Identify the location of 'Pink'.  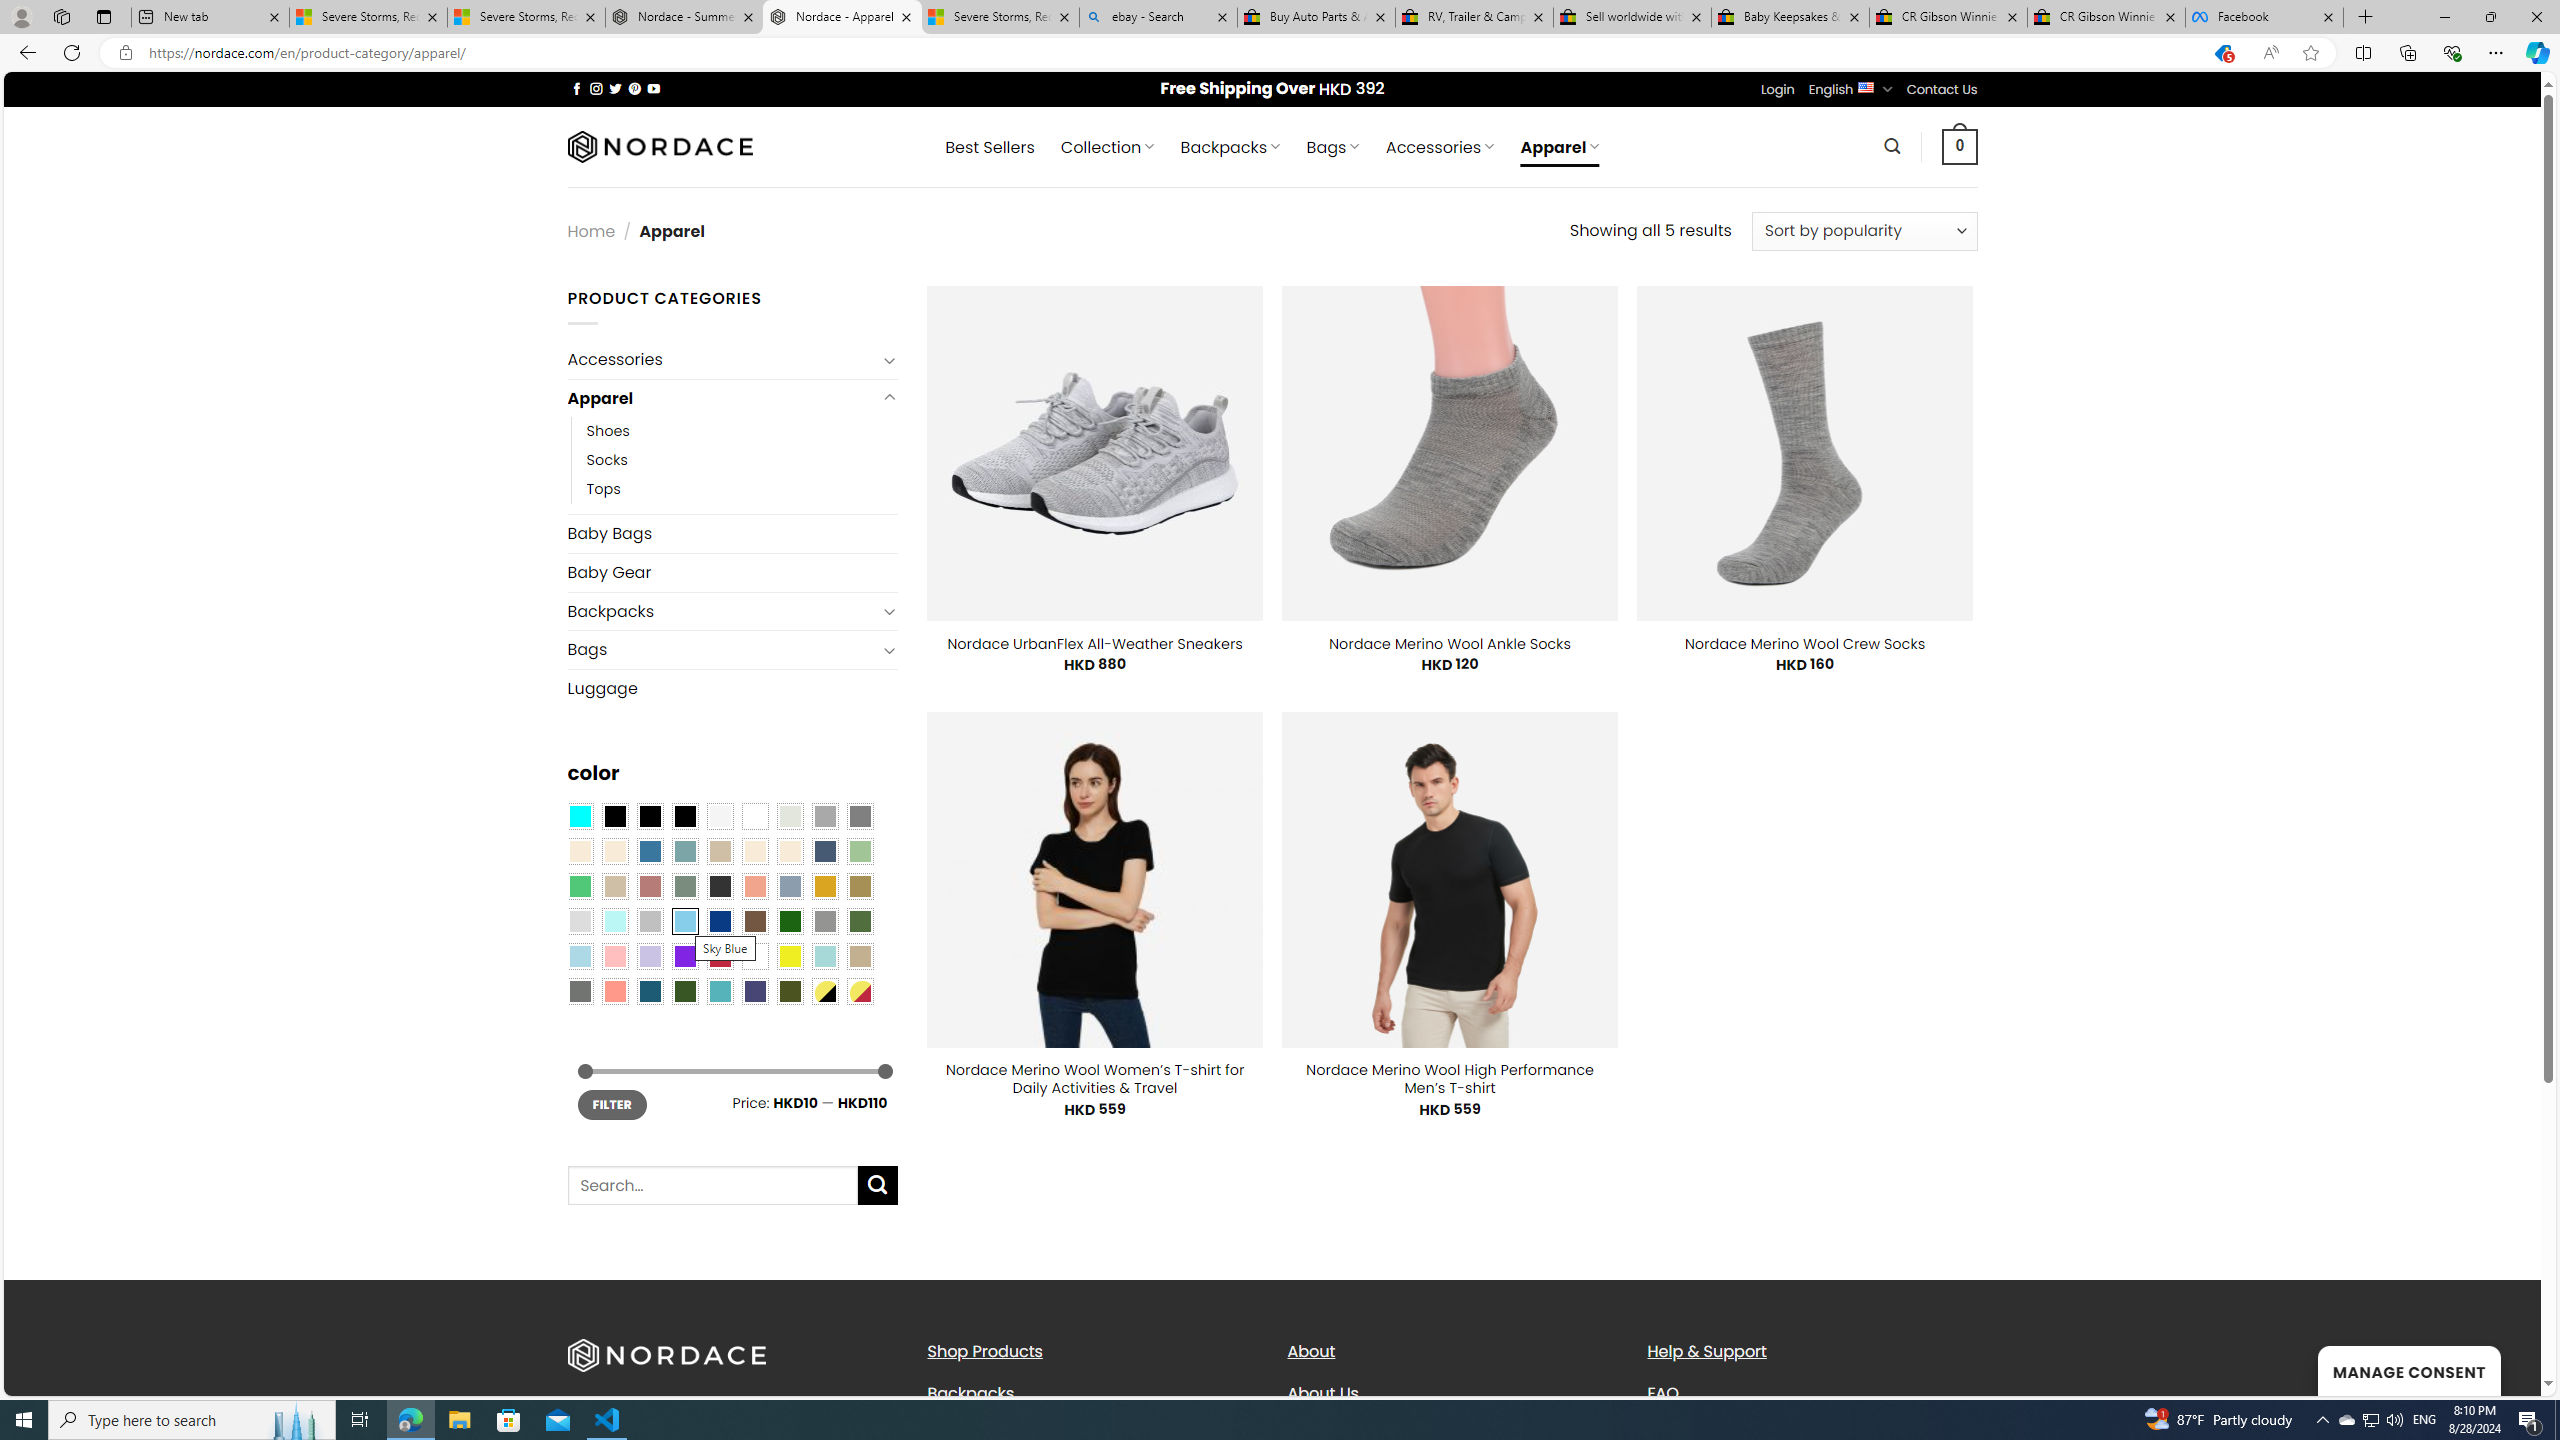
(613, 955).